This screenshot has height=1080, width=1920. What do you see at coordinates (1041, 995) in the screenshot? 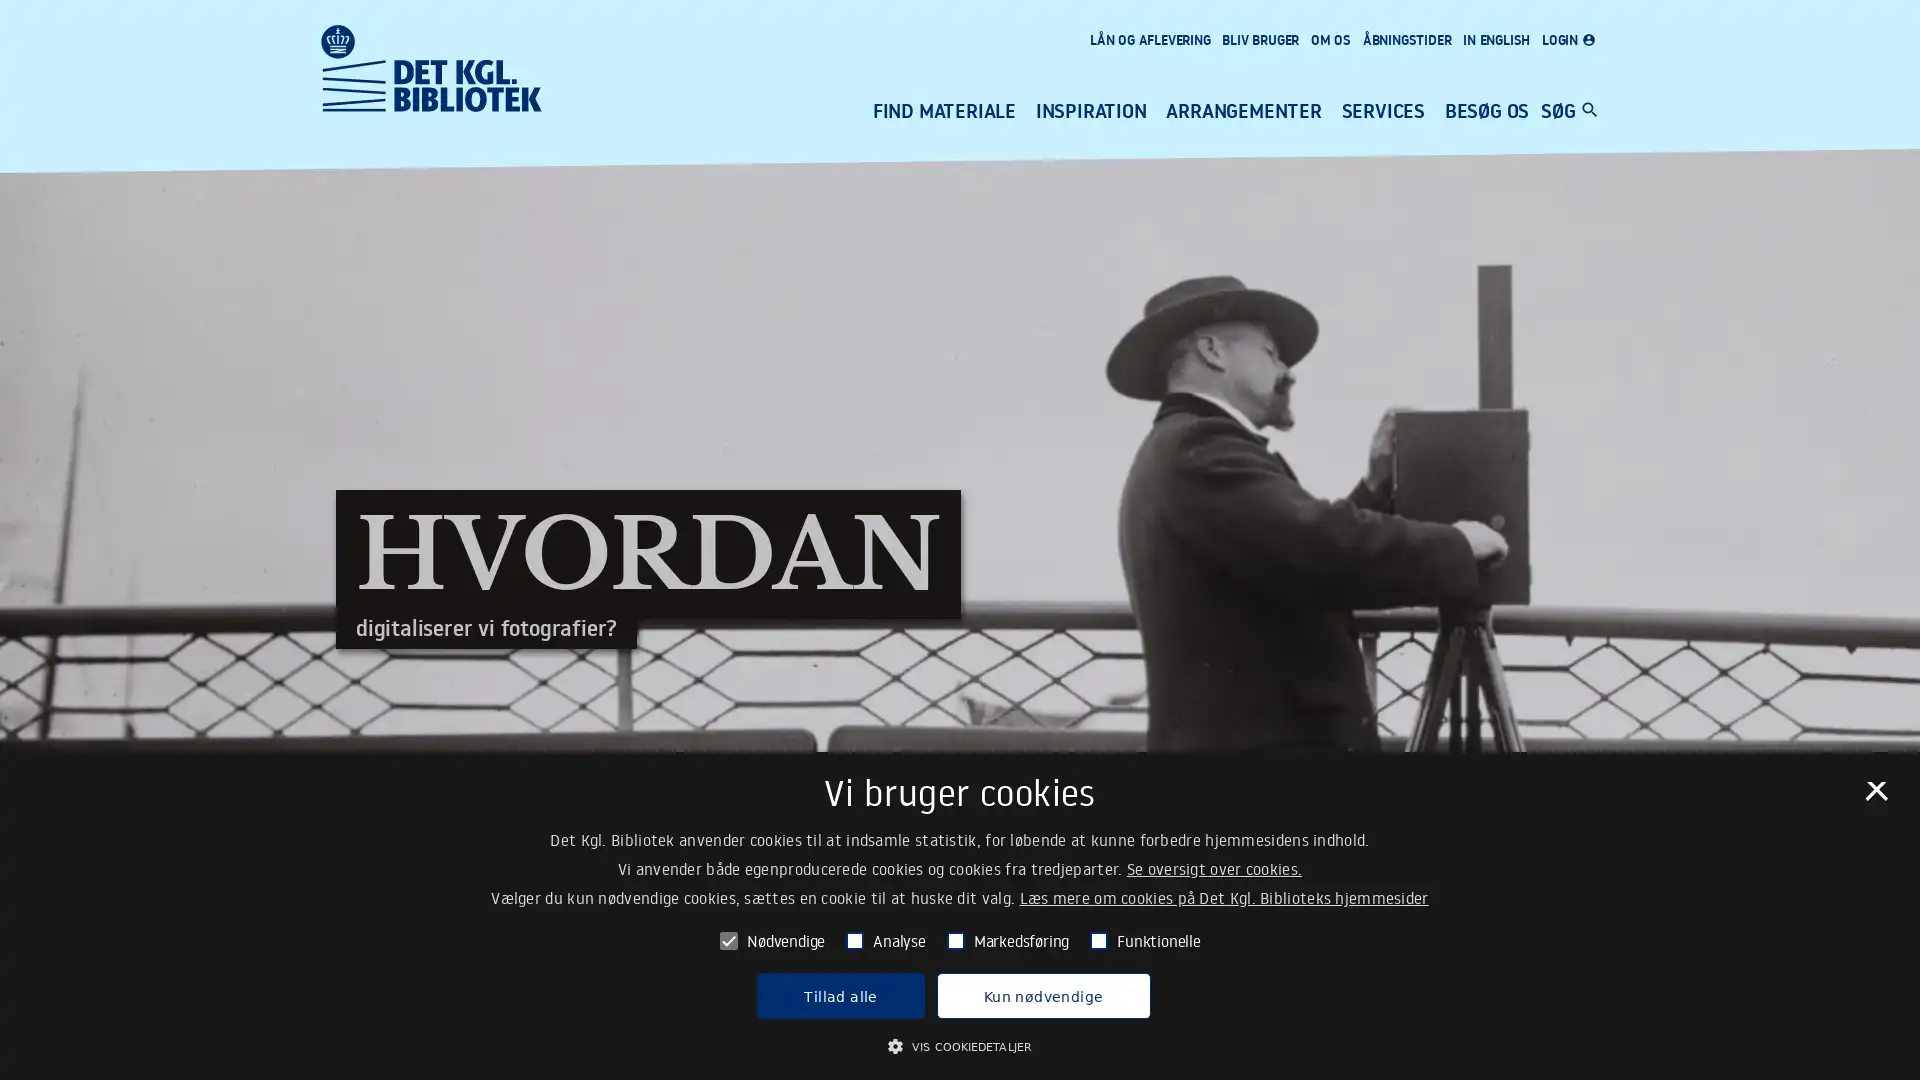
I see `Kun ndvendige` at bounding box center [1041, 995].